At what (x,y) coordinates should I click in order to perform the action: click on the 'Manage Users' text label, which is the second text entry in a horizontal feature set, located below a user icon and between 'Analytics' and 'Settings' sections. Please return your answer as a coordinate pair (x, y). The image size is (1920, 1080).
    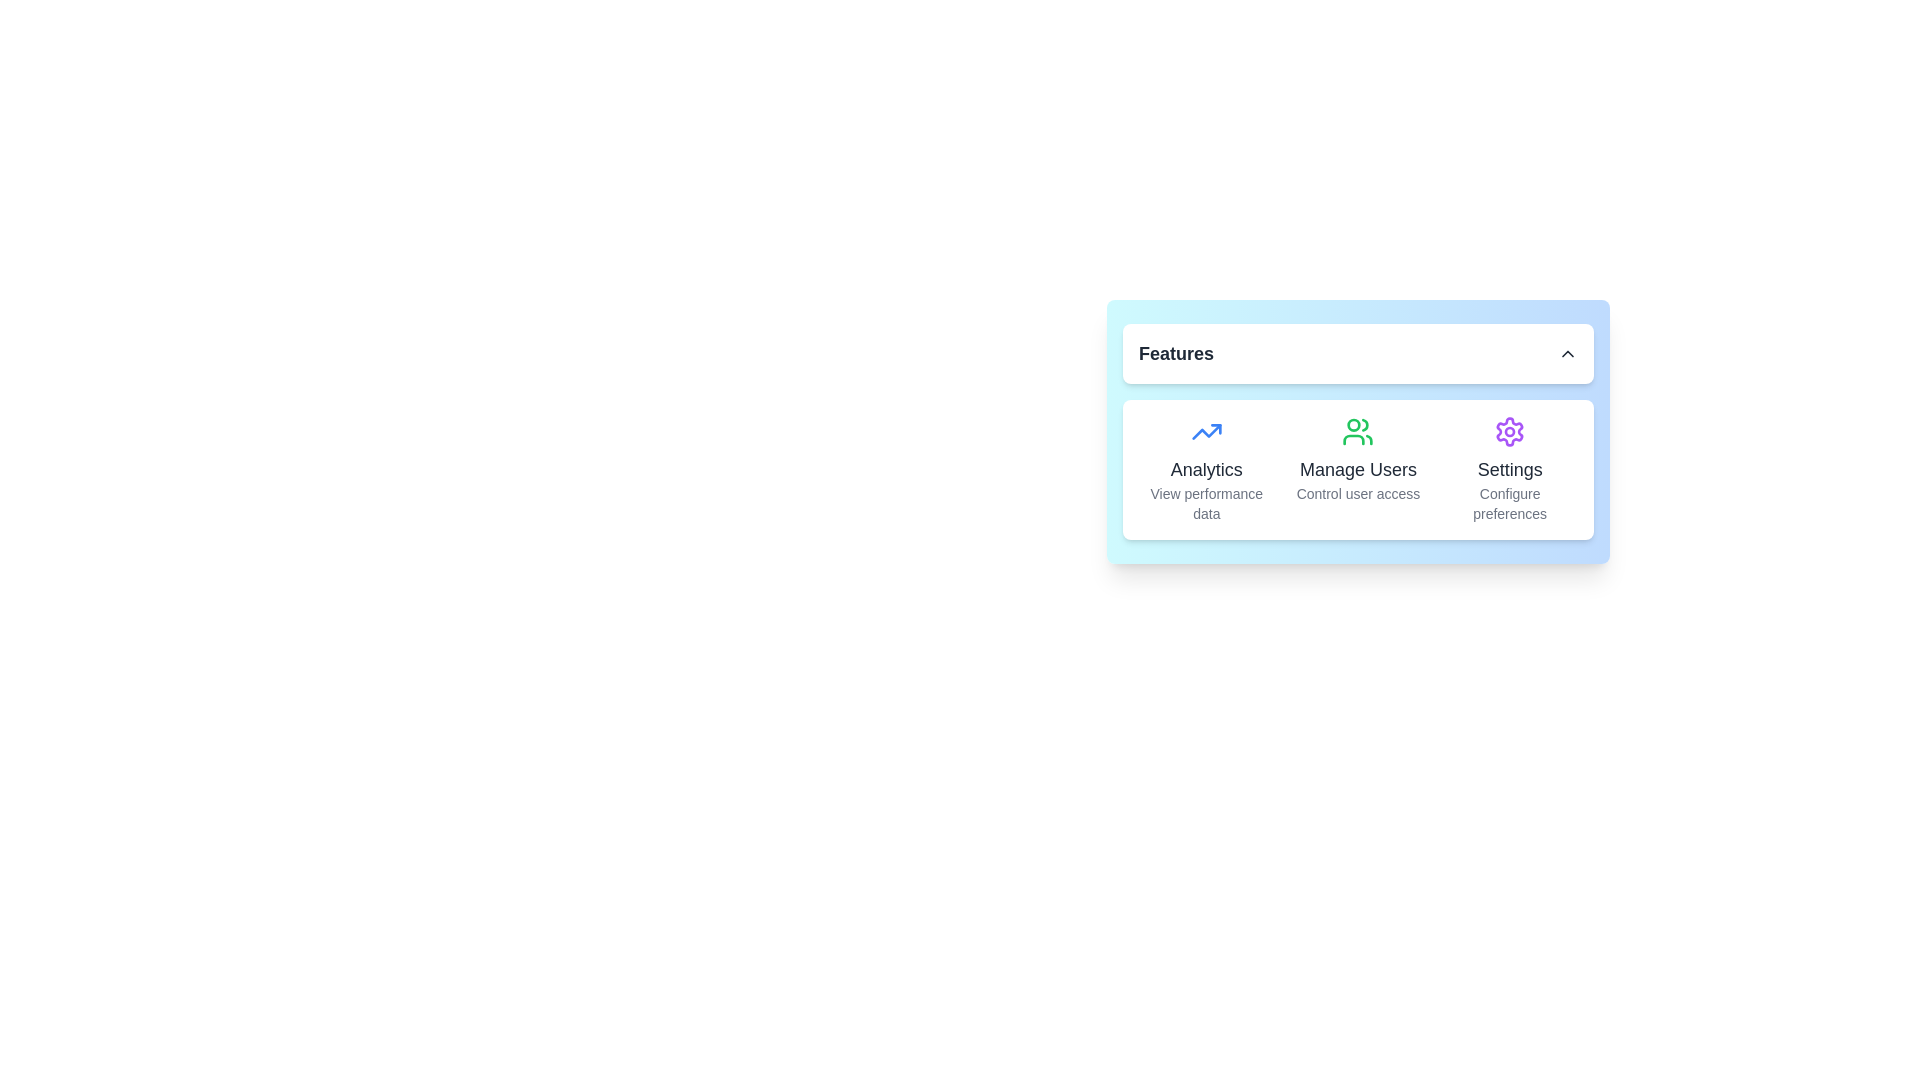
    Looking at the image, I should click on (1358, 470).